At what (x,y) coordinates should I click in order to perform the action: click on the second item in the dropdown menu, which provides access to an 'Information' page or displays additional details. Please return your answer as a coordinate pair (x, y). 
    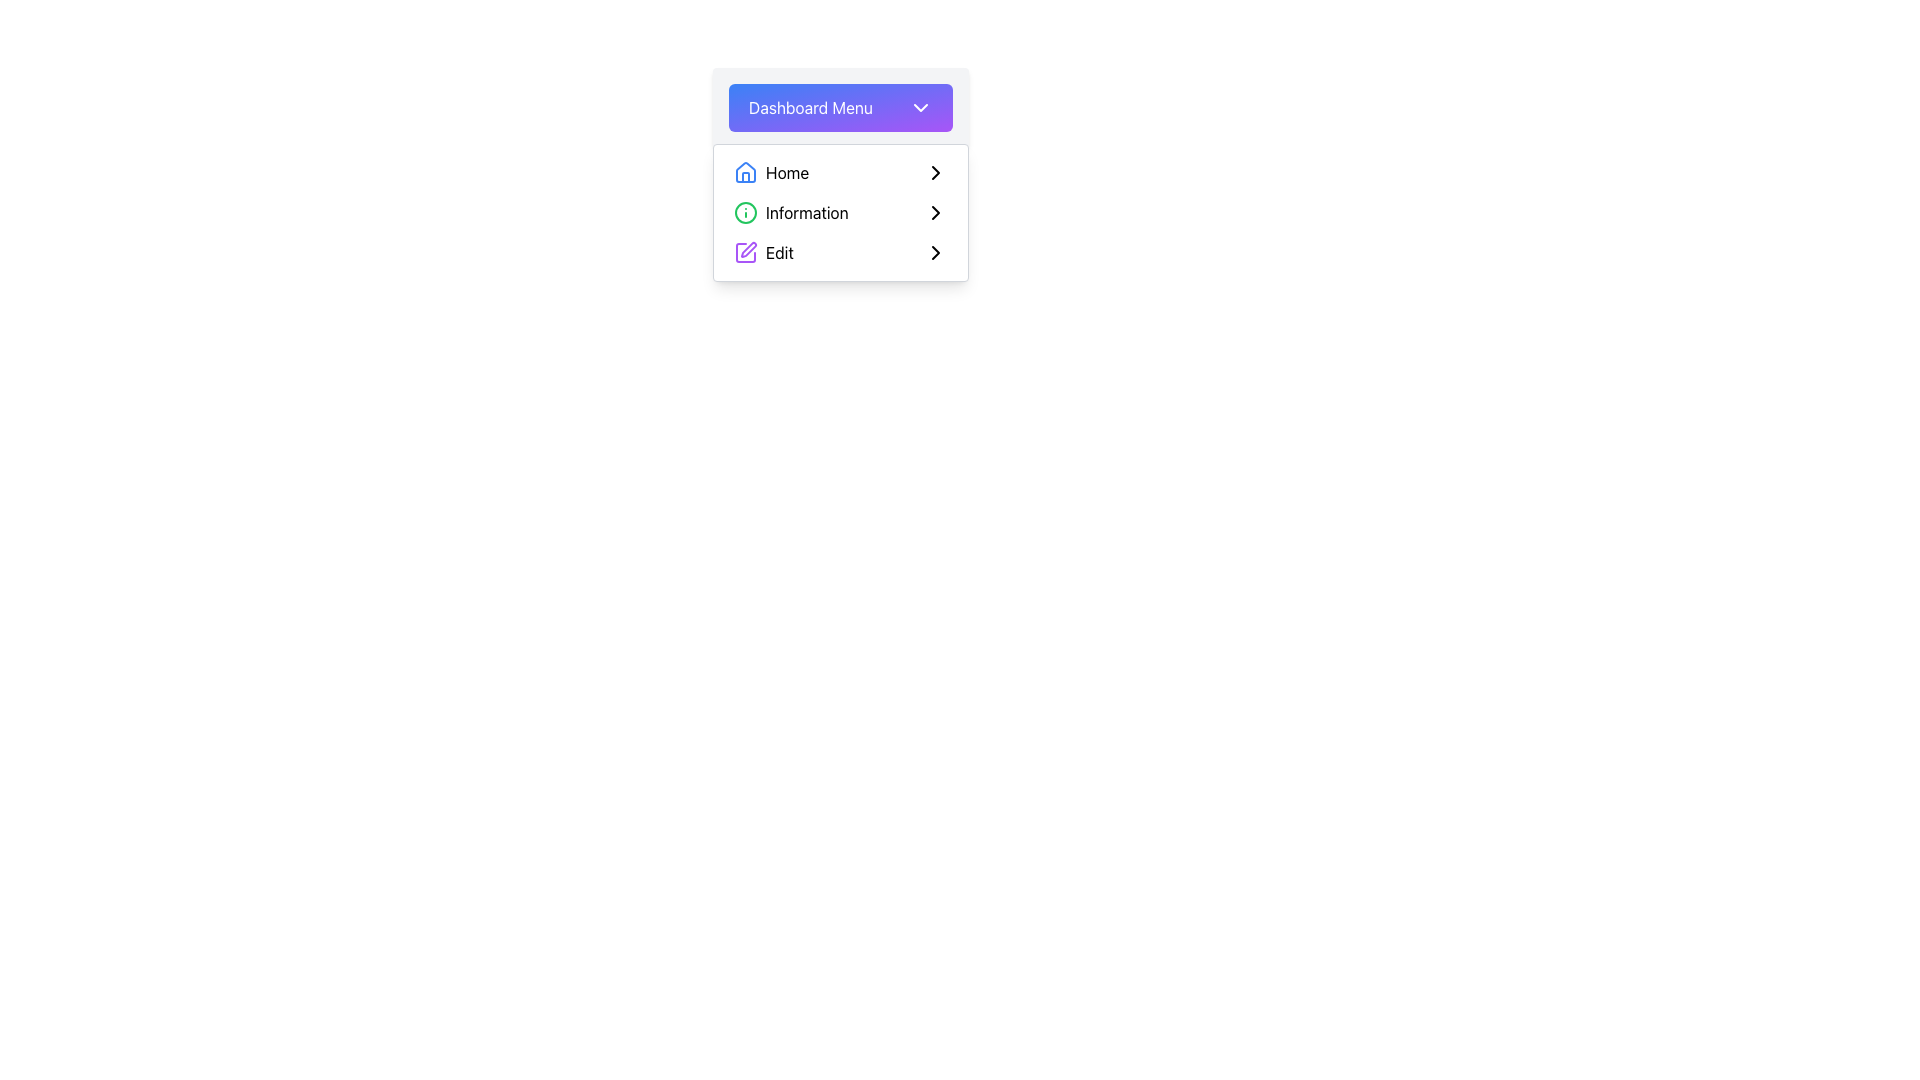
    Looking at the image, I should click on (790, 212).